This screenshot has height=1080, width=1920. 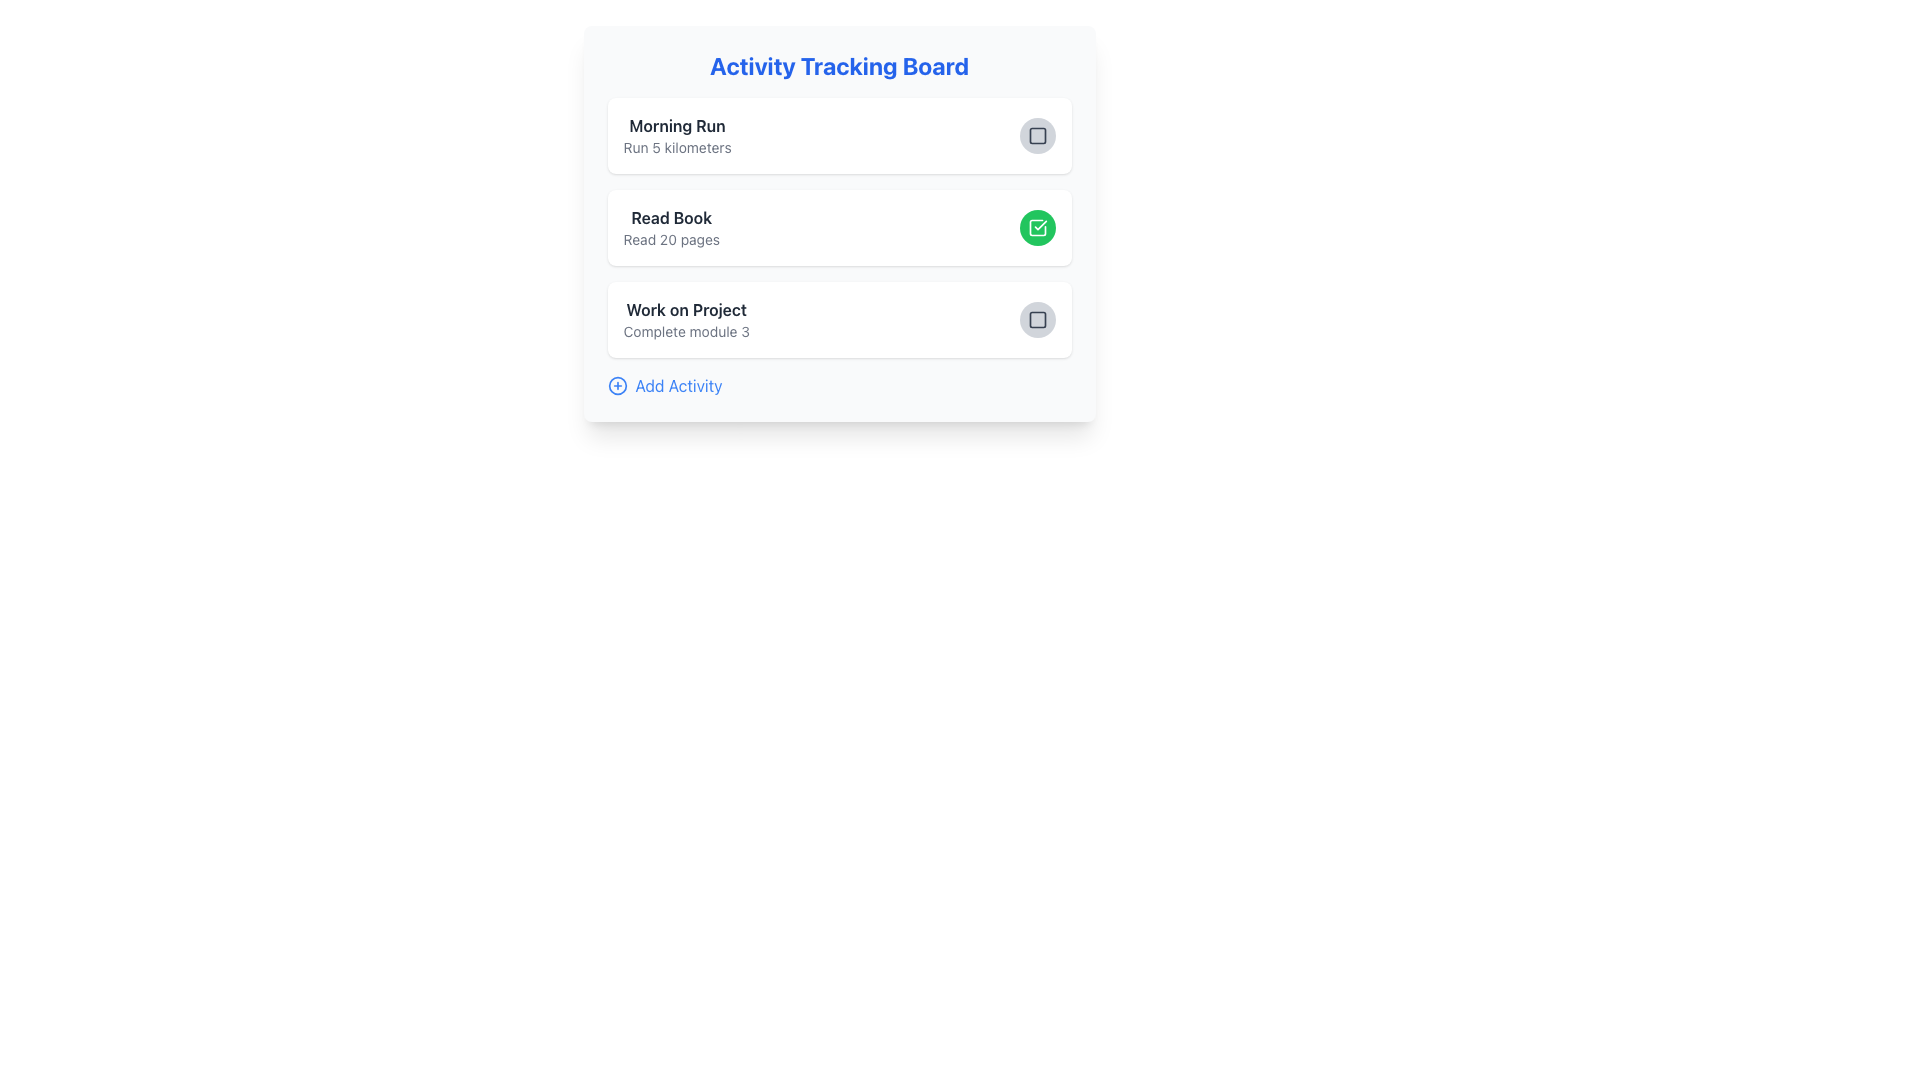 What do you see at coordinates (1037, 226) in the screenshot?
I see `the checkbox icon resembling a square with rounded edges and an open checkmark inside it, located in the second row corresponding with the 'Read Book' activity` at bounding box center [1037, 226].